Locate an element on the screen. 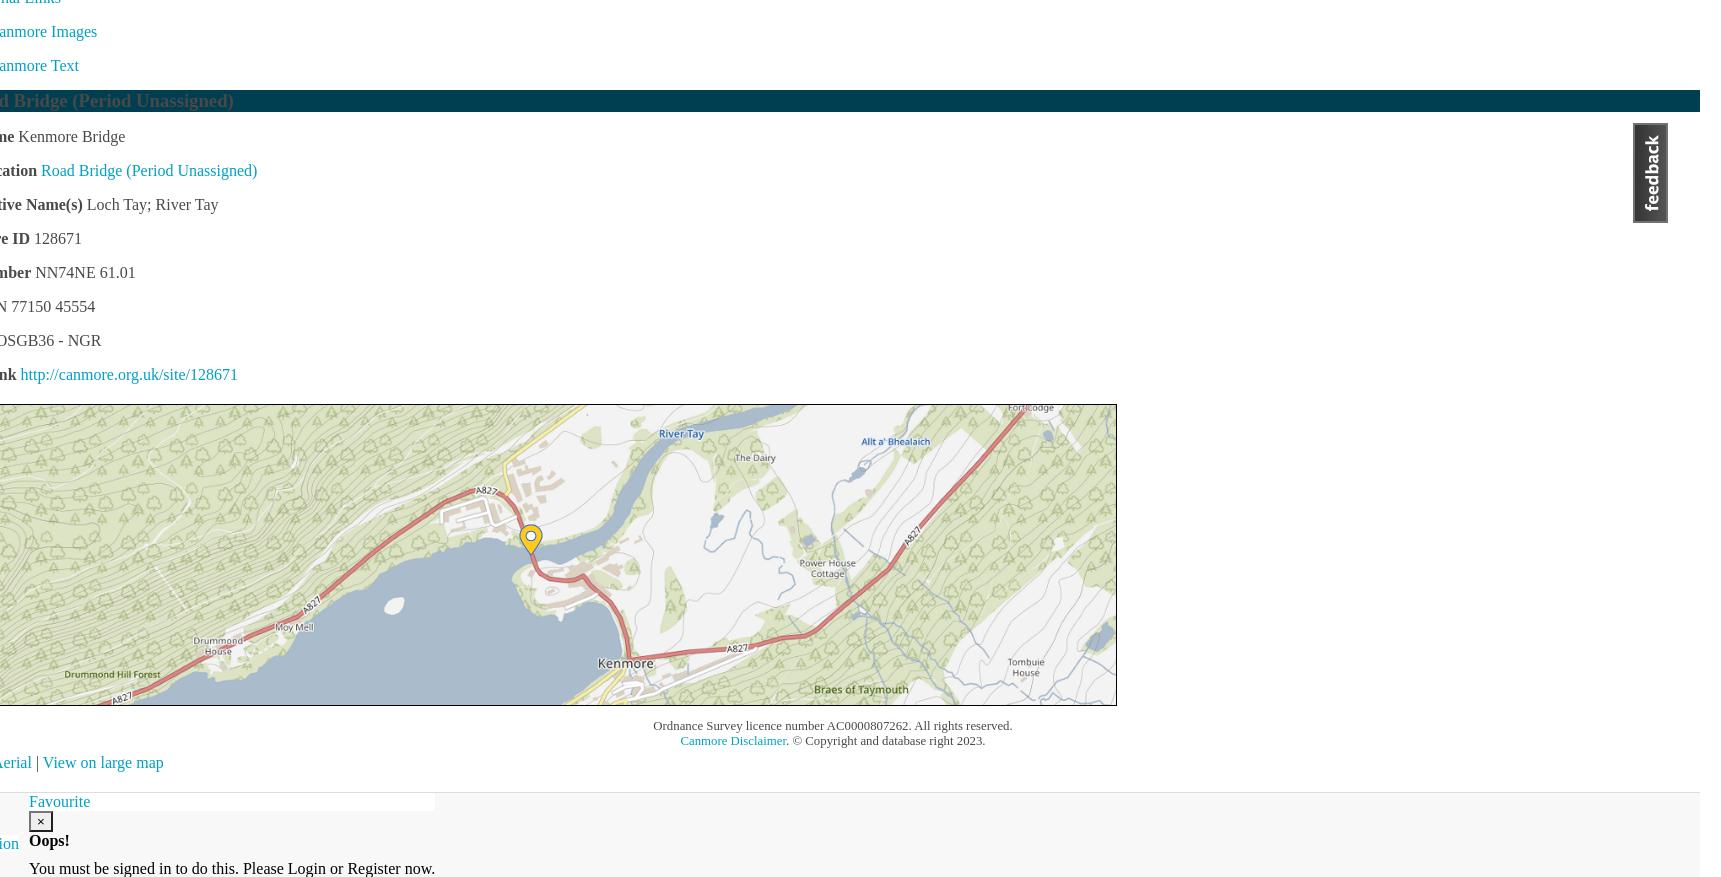 The image size is (1721, 877). 'Favourite' is located at coordinates (58, 799).